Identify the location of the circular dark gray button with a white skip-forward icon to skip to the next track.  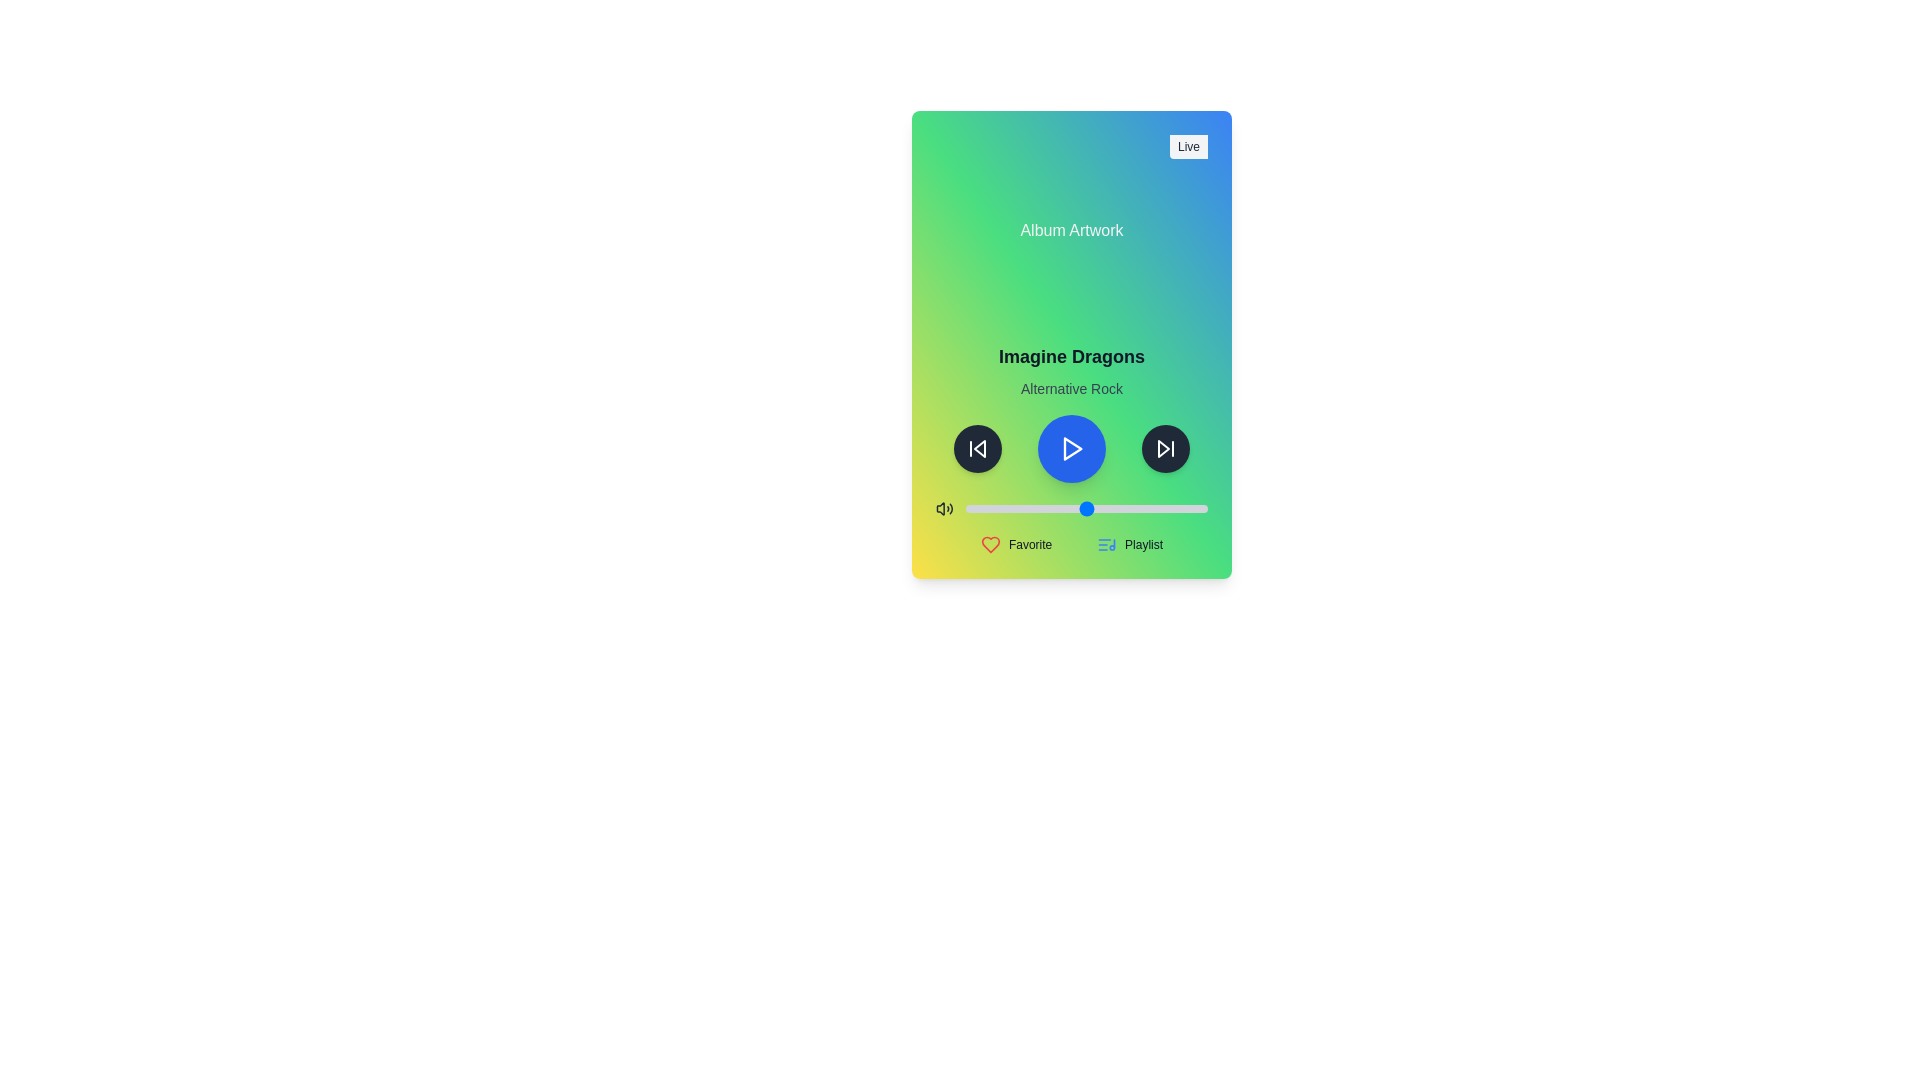
(1166, 447).